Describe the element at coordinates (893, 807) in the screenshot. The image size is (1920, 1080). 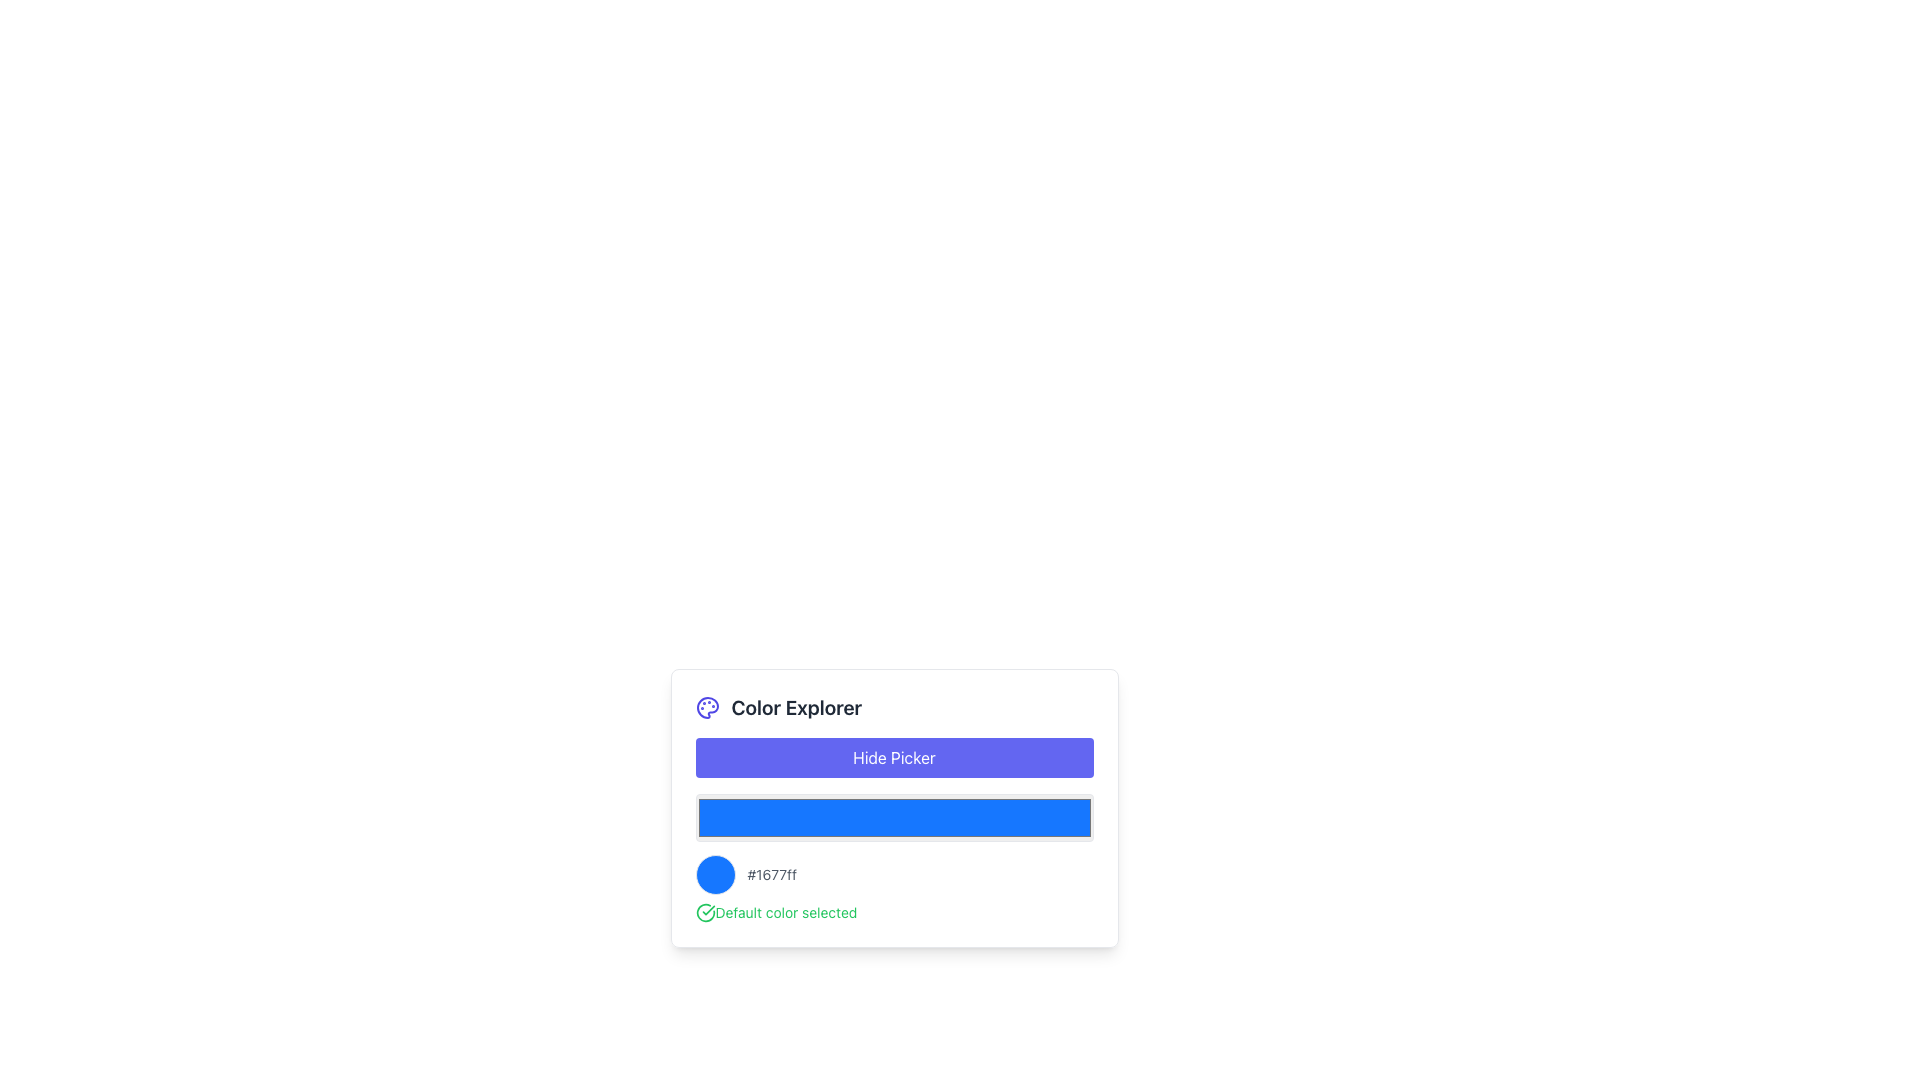
I see `the blue color input or preview bar located below the 'Hide Picker' button` at that location.